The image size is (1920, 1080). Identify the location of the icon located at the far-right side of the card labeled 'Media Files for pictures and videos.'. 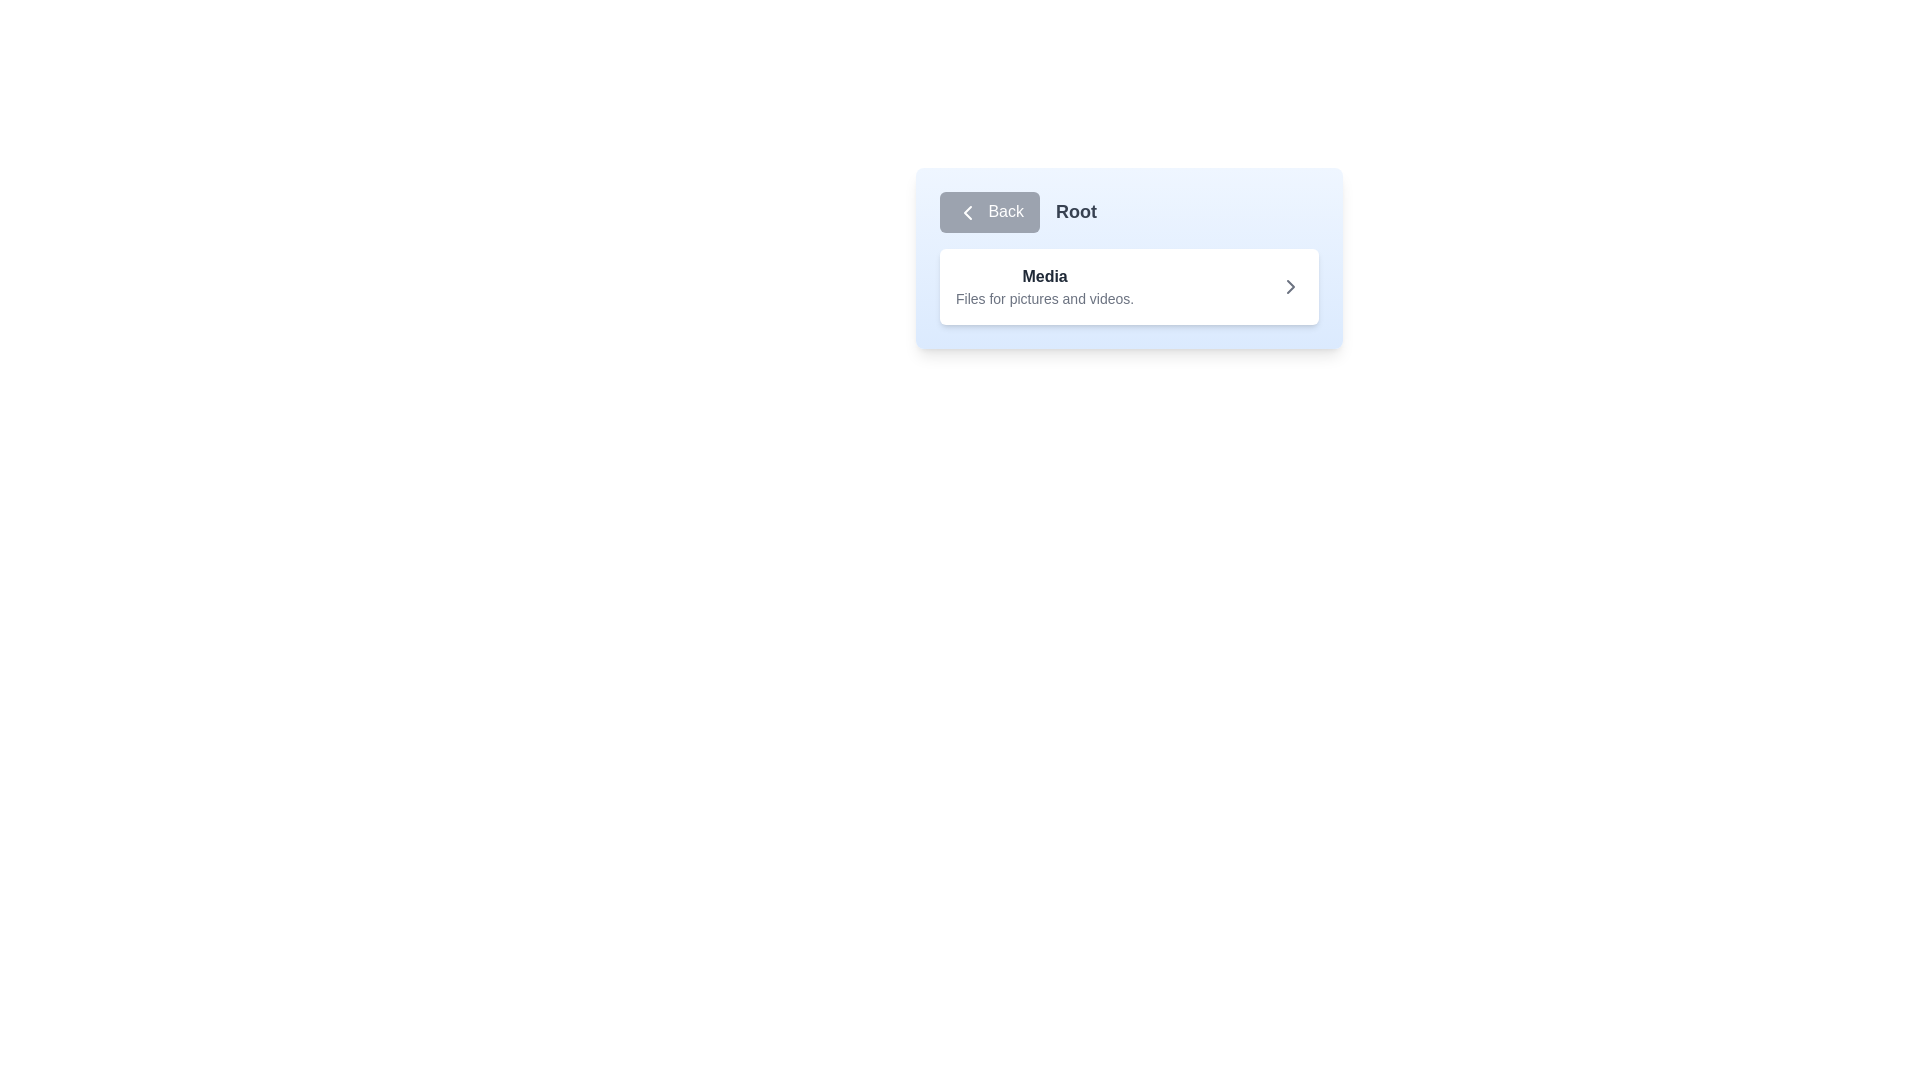
(1291, 285).